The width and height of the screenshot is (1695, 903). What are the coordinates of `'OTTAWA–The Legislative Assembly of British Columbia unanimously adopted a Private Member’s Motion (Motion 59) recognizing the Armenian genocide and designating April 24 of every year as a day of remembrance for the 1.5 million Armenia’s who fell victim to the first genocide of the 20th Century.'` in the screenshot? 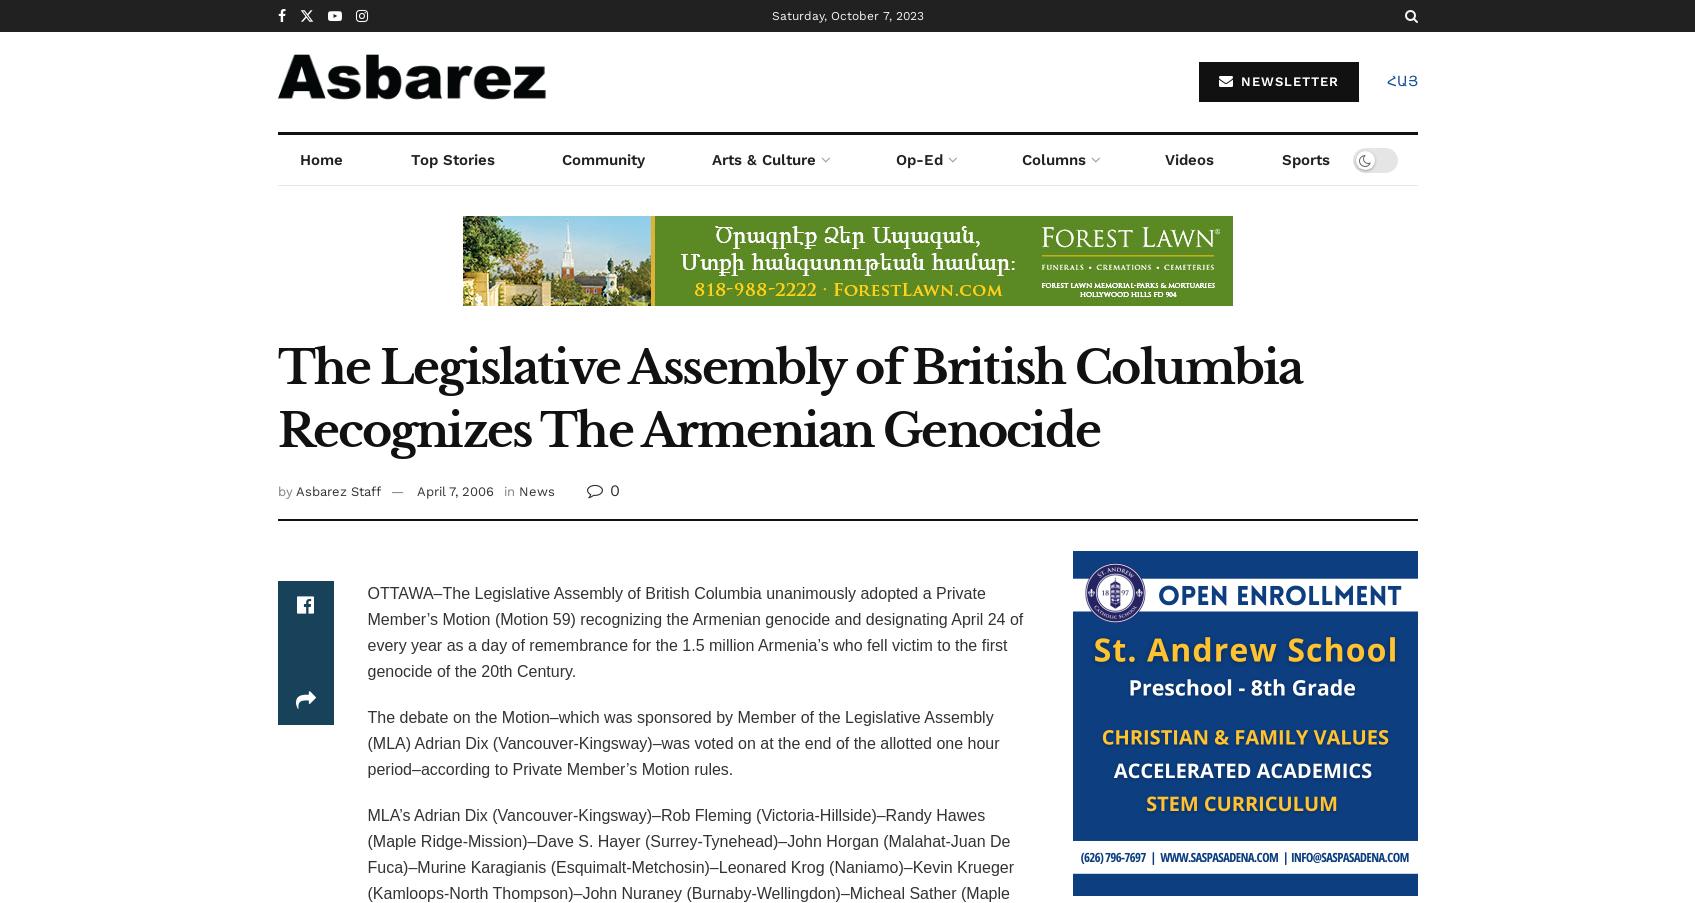 It's located at (694, 631).